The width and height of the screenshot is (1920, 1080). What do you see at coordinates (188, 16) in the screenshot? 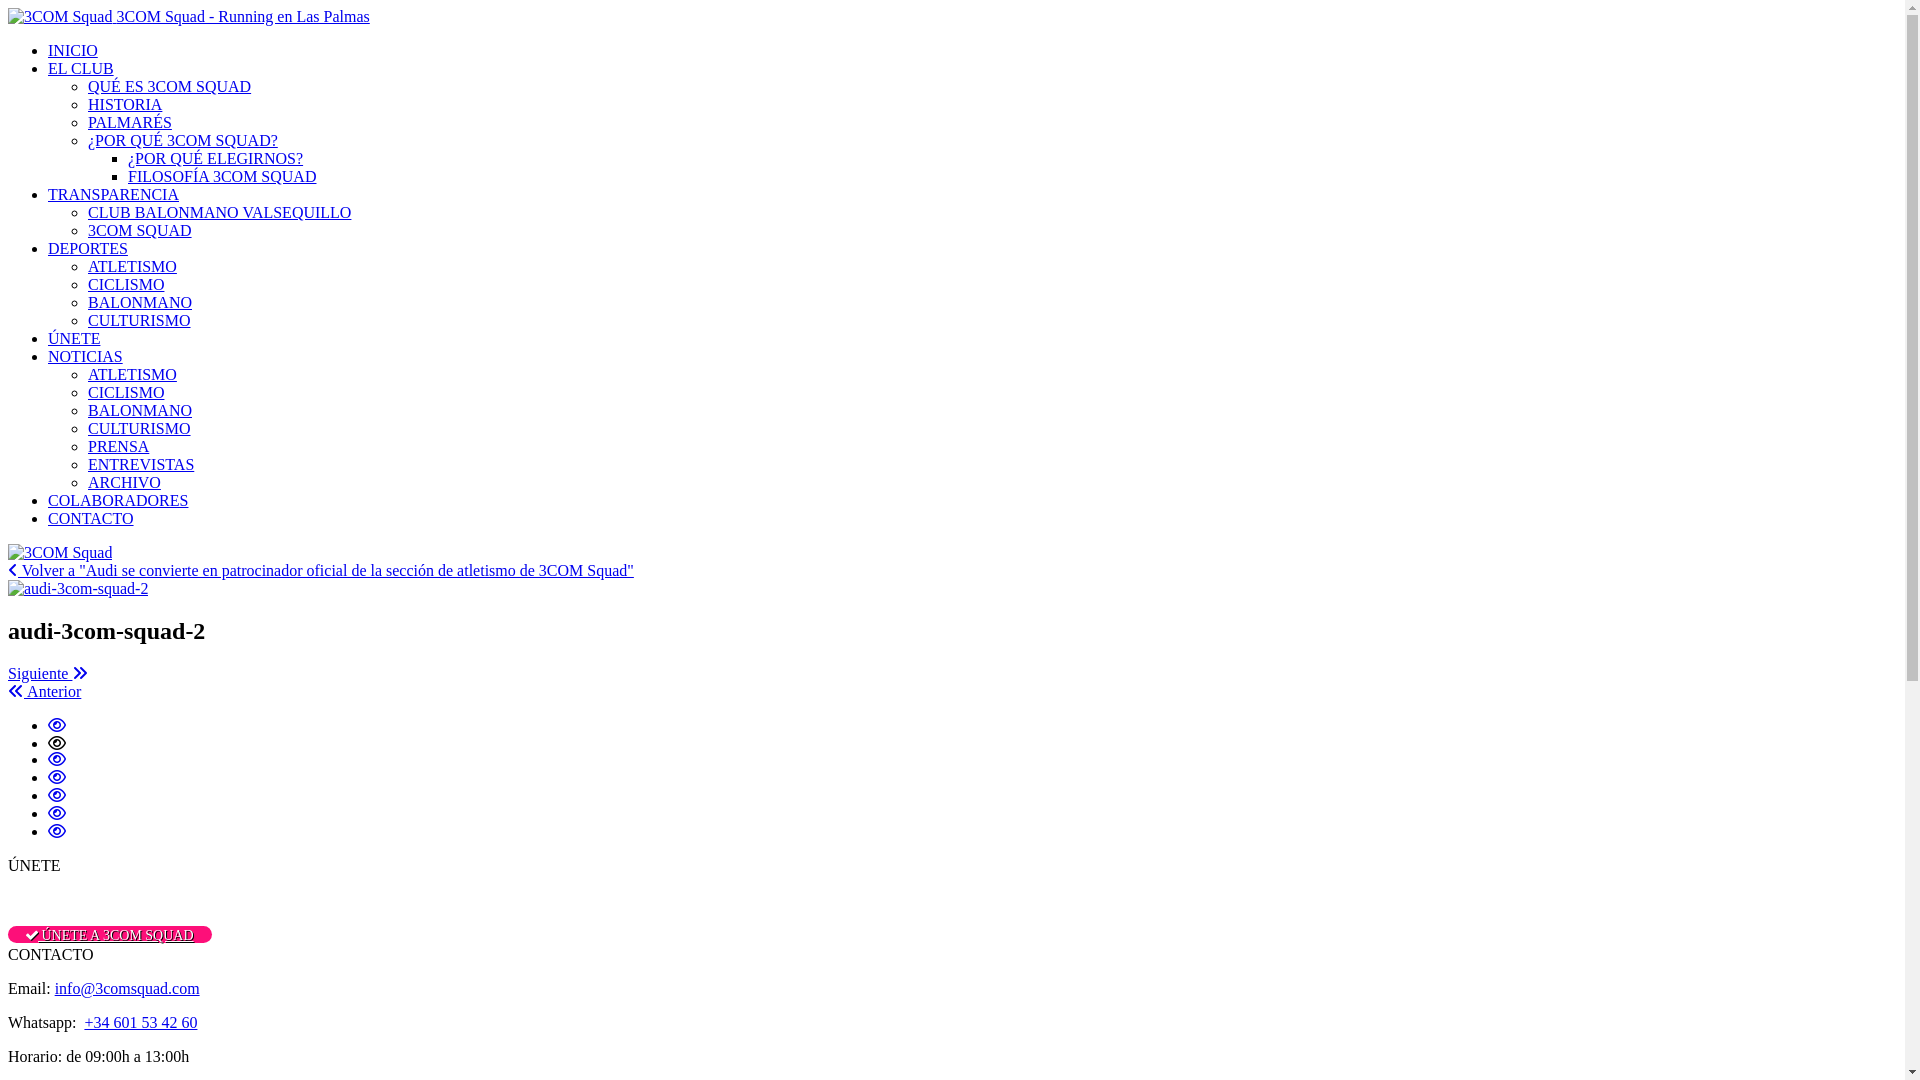
I see `'3COM Squad - Running en Las Palmas'` at bounding box center [188, 16].